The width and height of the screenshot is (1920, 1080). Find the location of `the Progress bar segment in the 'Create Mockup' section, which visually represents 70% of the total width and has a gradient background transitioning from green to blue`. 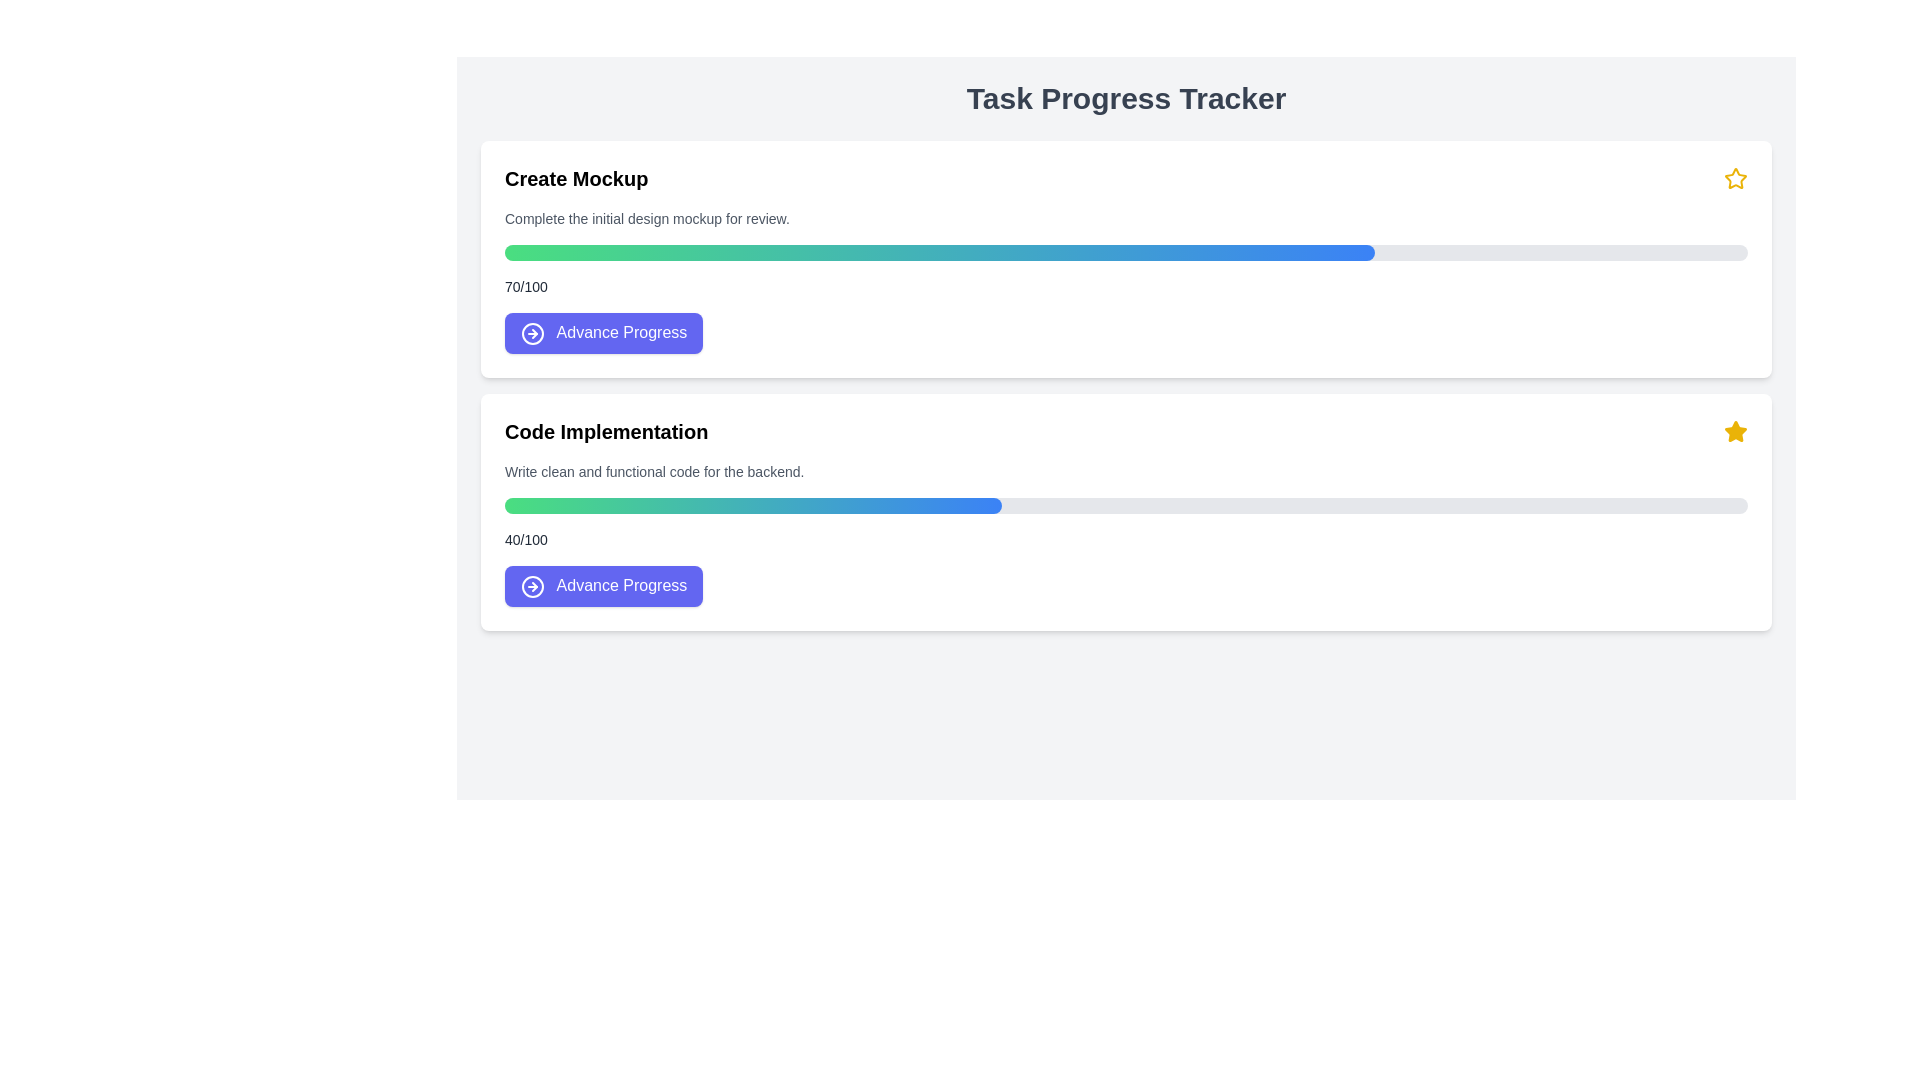

the Progress bar segment in the 'Create Mockup' section, which visually represents 70% of the total width and has a gradient background transitioning from green to blue is located at coordinates (939, 252).